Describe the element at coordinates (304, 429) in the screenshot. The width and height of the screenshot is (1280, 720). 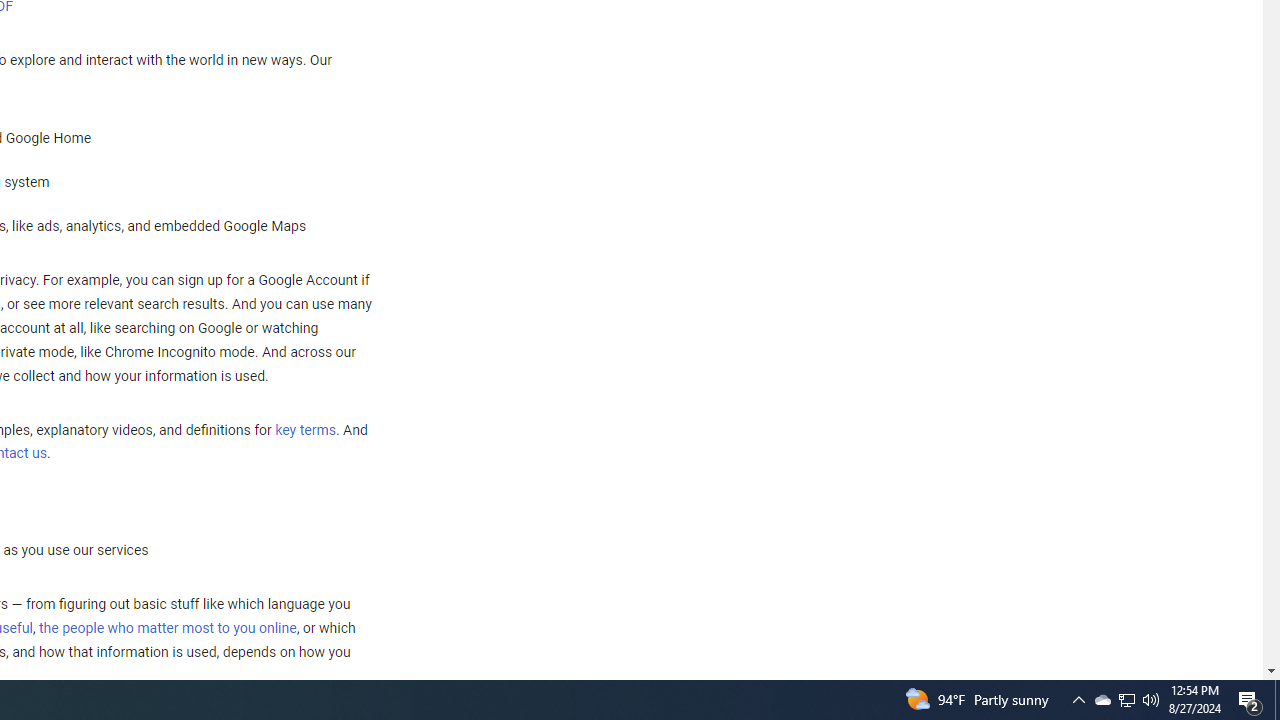
I see `'key terms'` at that location.